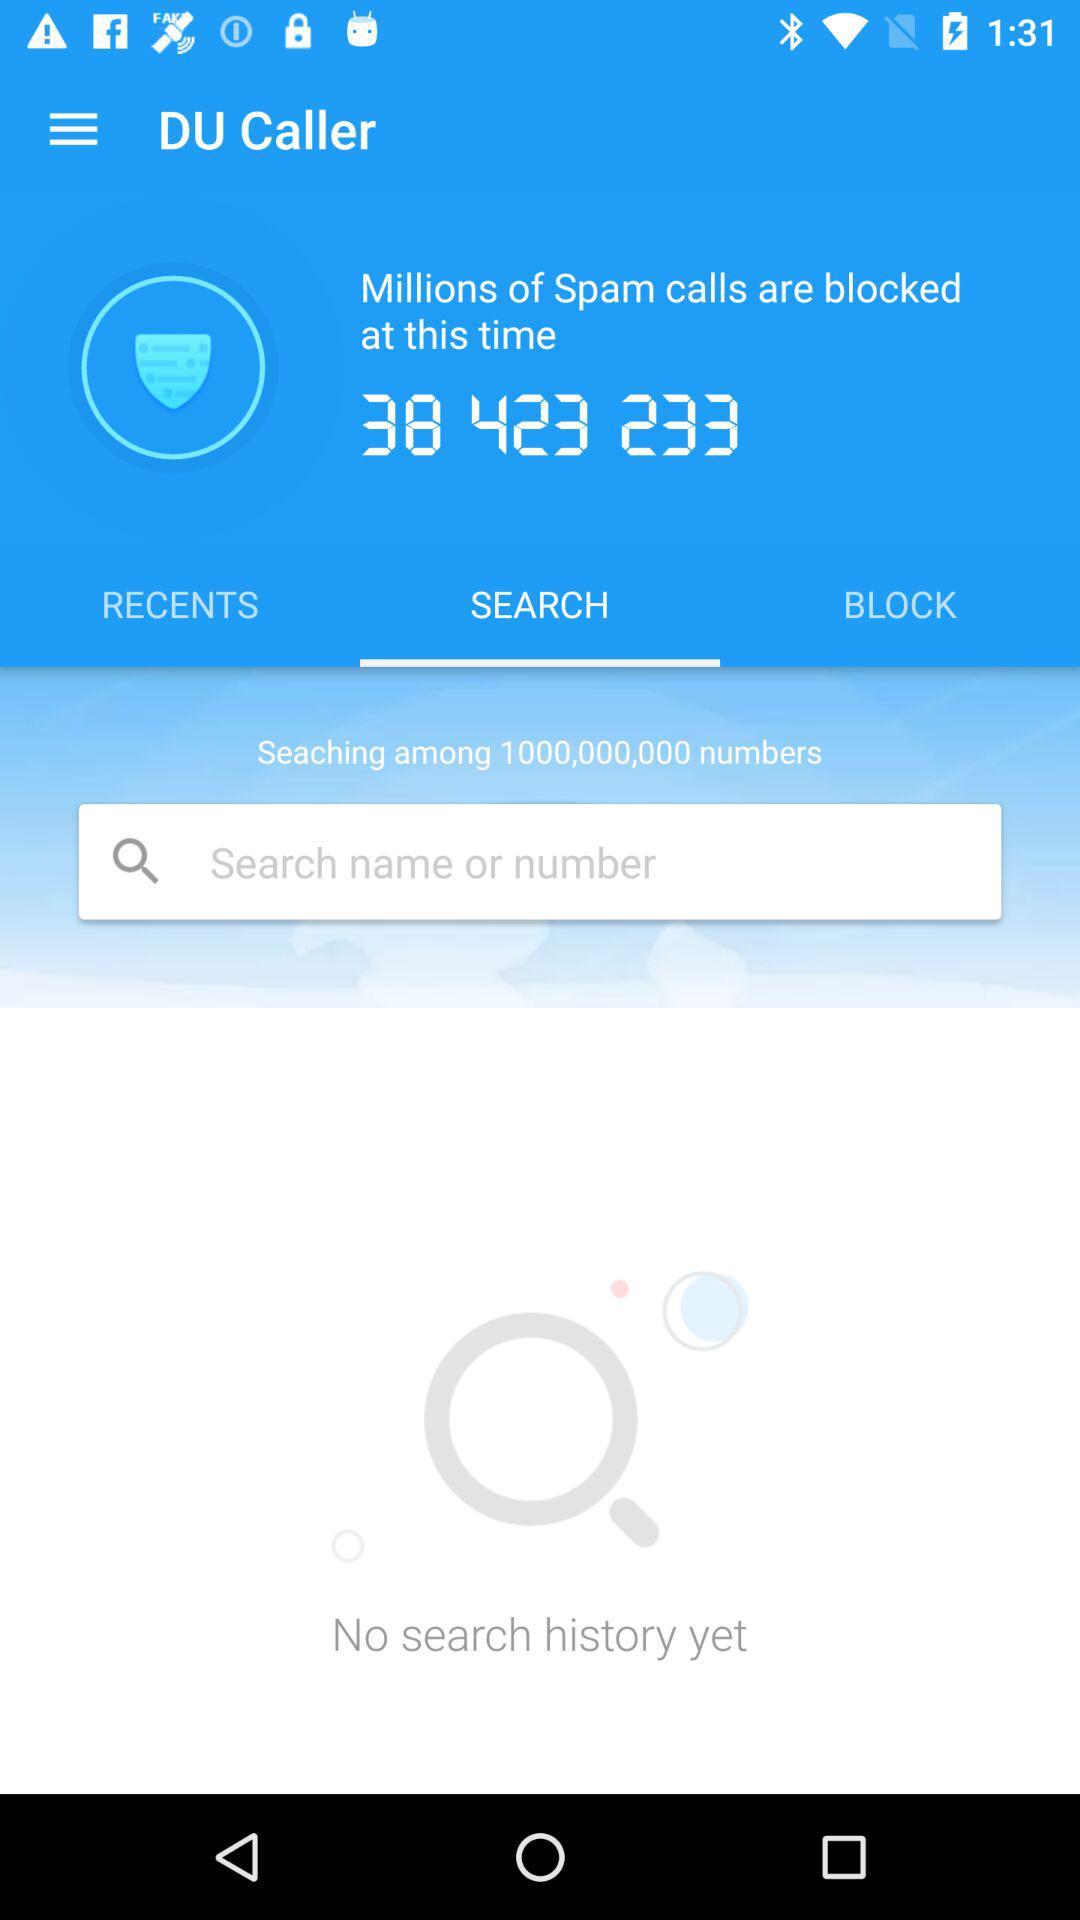 This screenshot has height=1920, width=1080. What do you see at coordinates (180, 602) in the screenshot?
I see `icon above seaching among 1000 icon` at bounding box center [180, 602].